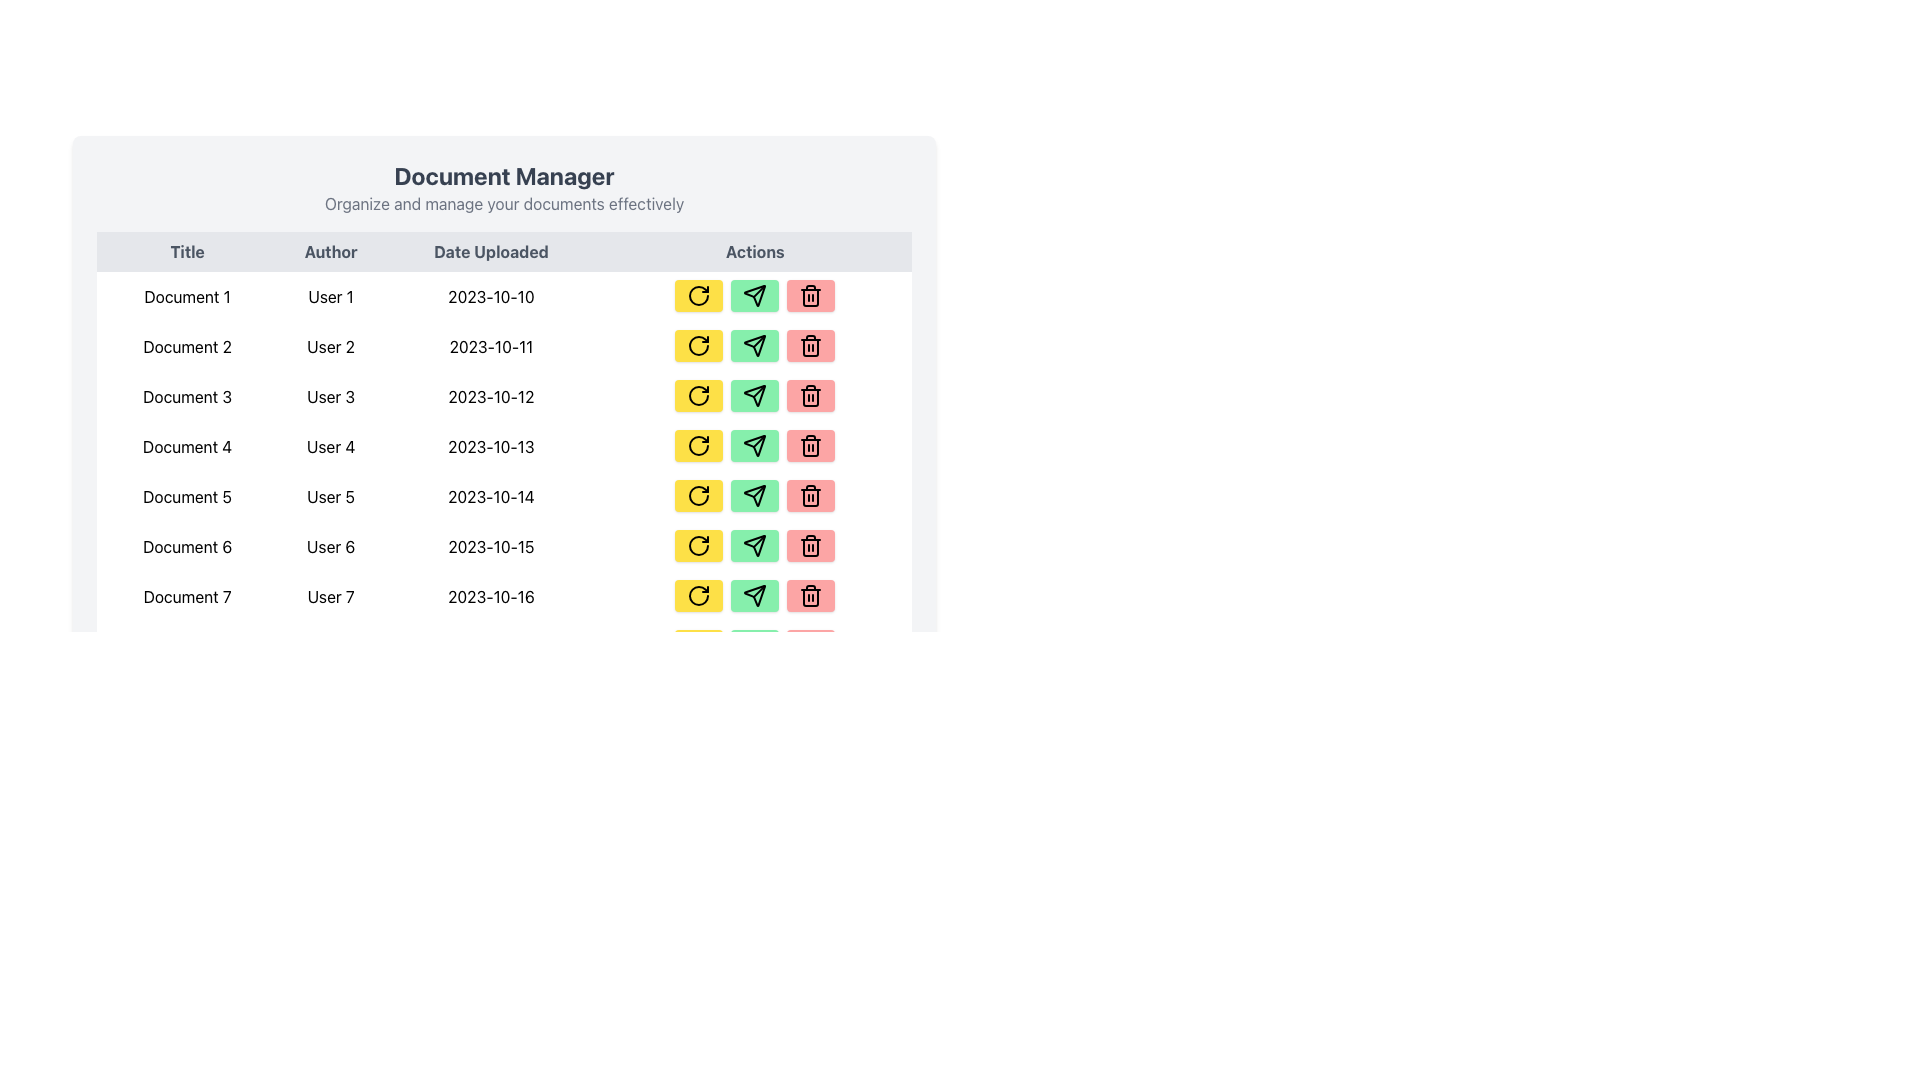  What do you see at coordinates (699, 396) in the screenshot?
I see `the yellow button in the third row under the 'Actions' column` at bounding box center [699, 396].